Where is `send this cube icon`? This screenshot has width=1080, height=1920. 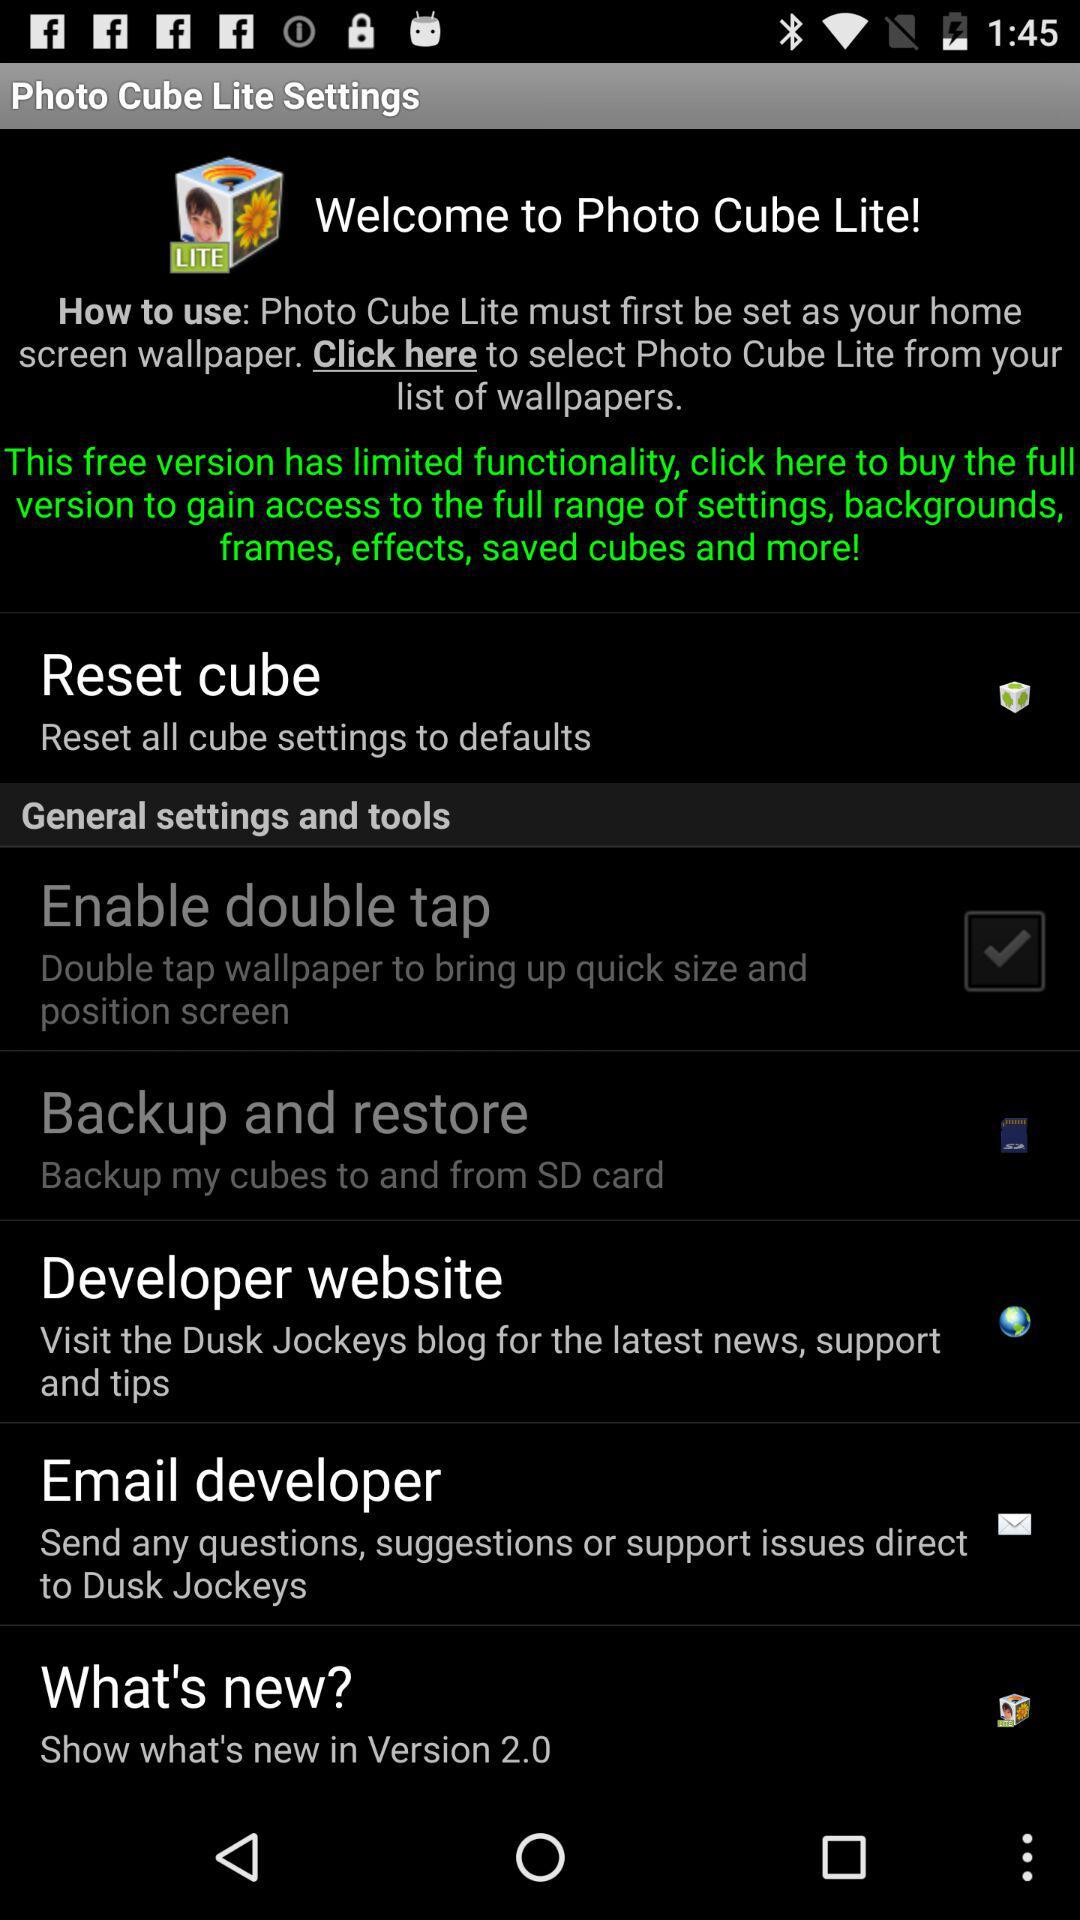 send this cube icon is located at coordinates (388, 587).